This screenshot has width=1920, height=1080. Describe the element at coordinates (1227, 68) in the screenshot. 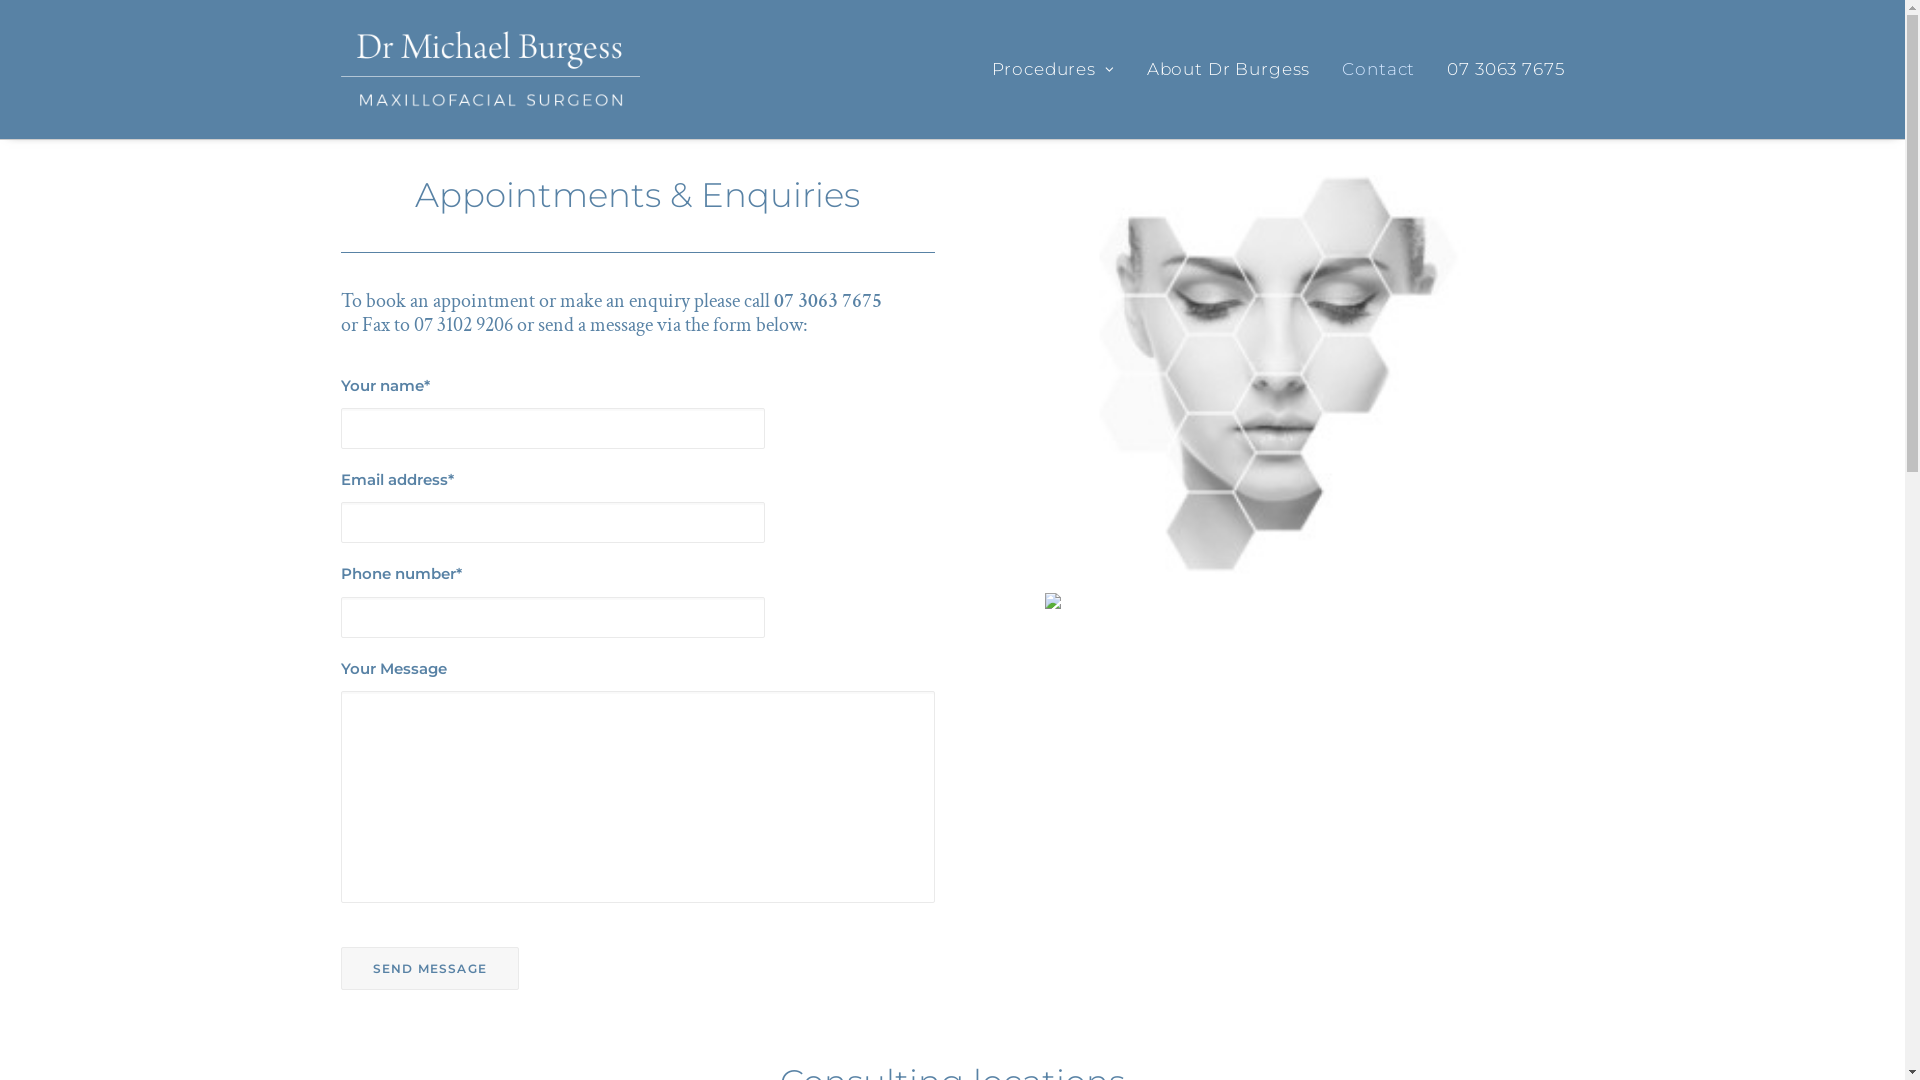

I see `'About Dr Burgess'` at that location.